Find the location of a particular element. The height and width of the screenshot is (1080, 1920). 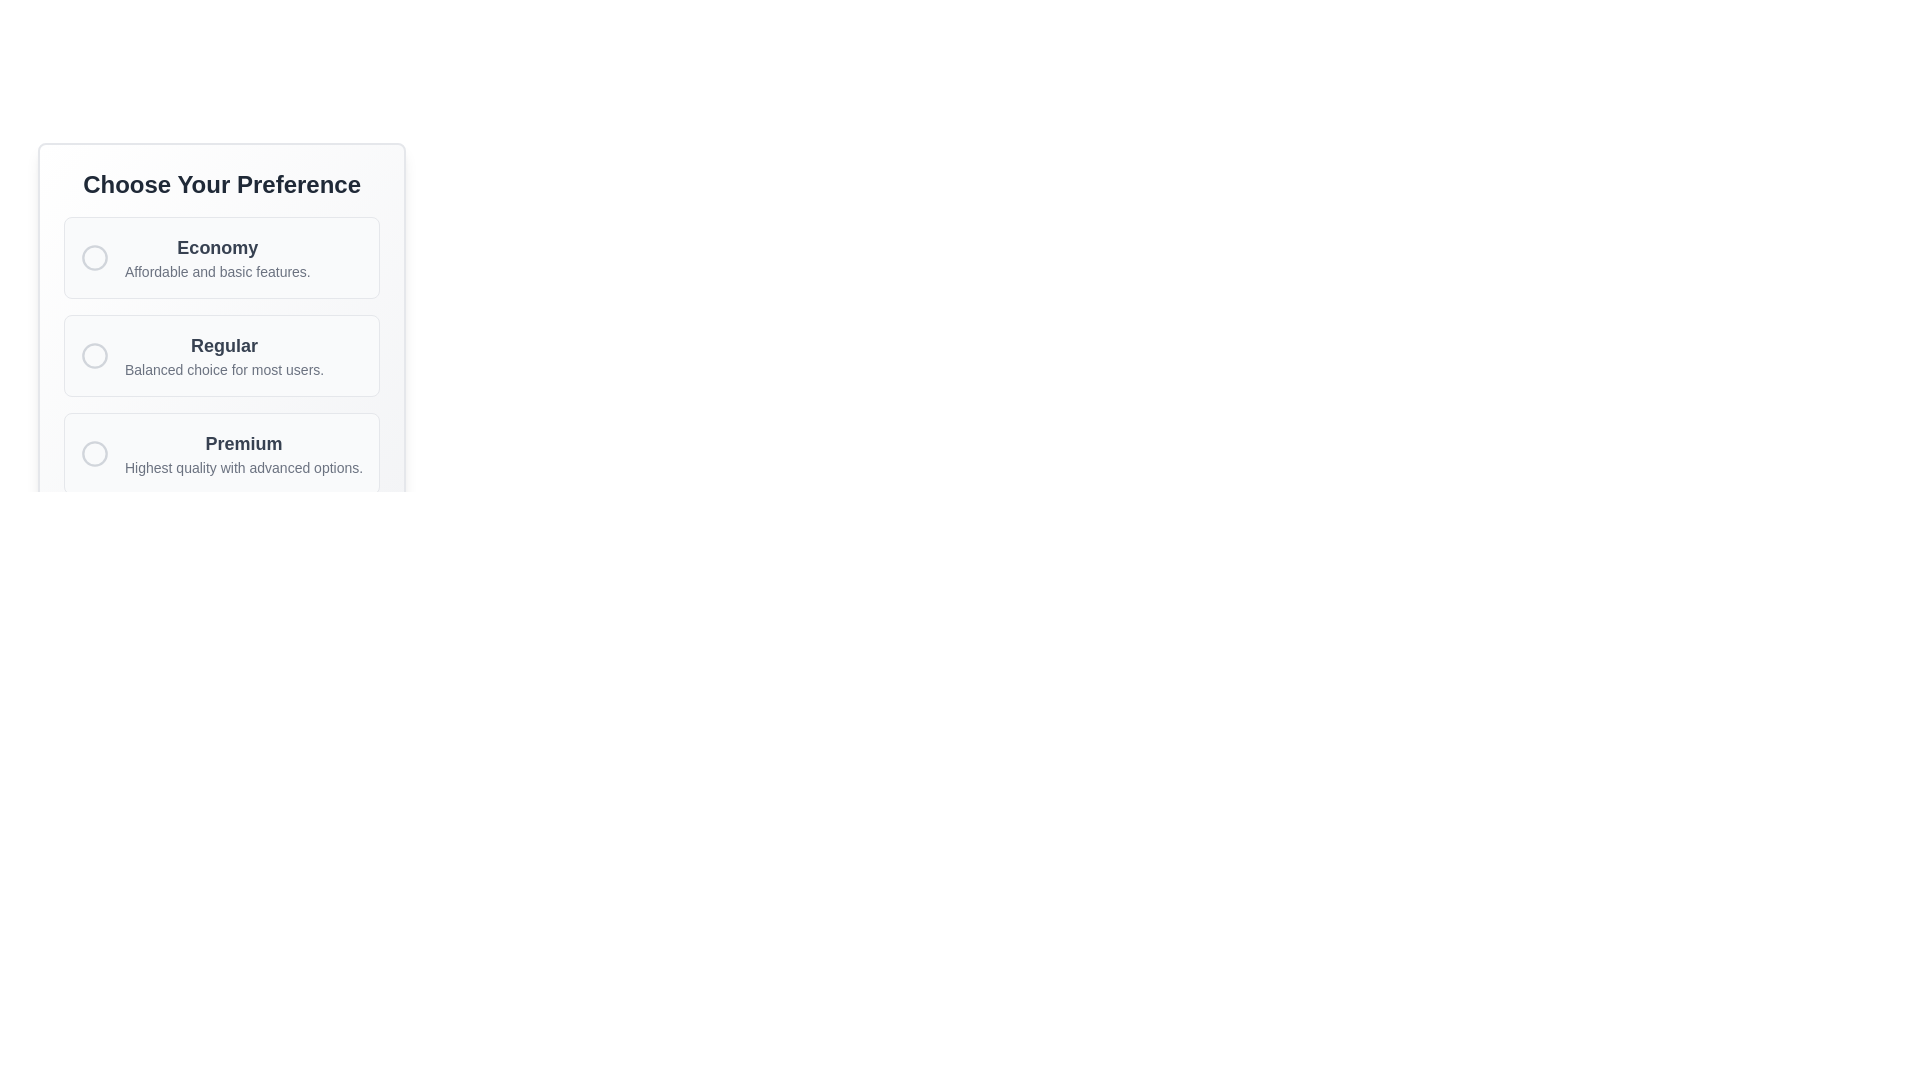

the radio button is located at coordinates (94, 354).